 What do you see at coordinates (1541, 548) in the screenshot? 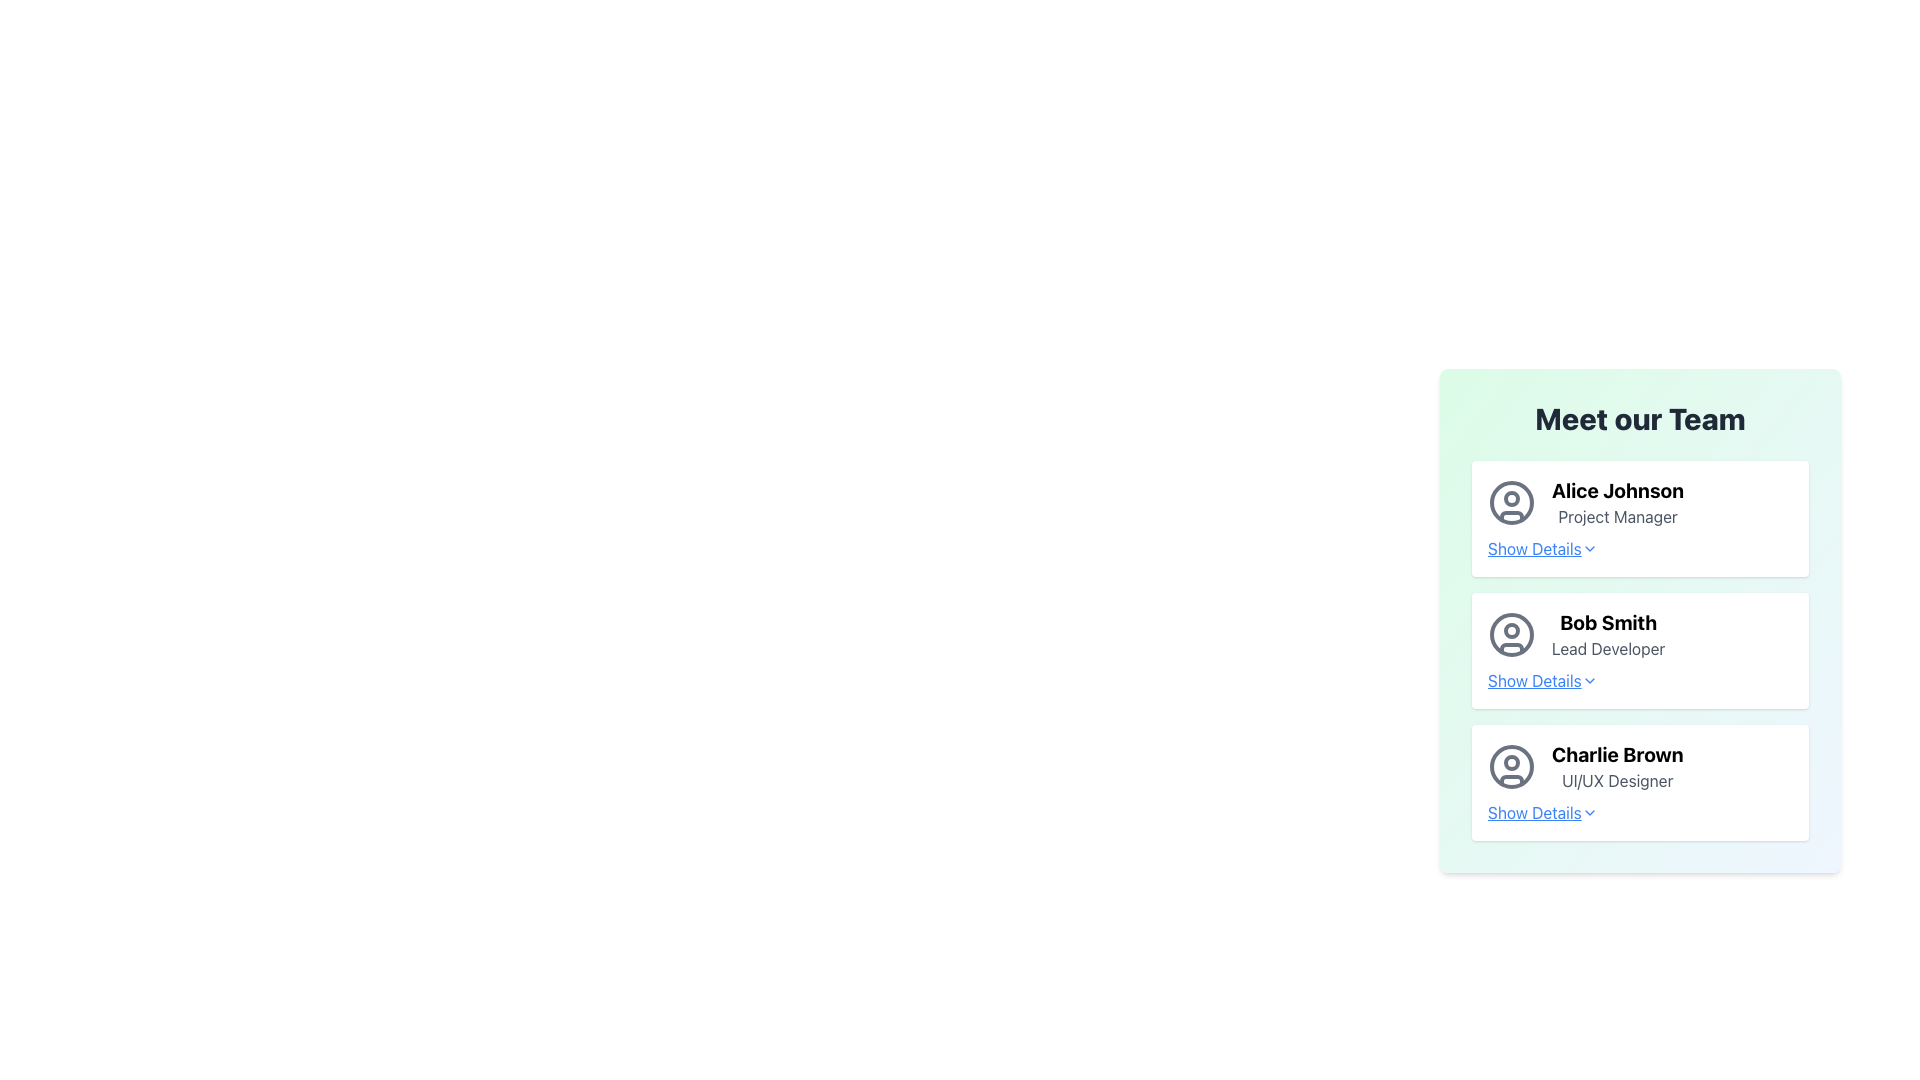
I see `the 'Show Details' hyperlink located within the card labeled 'Alice Johnson - Project Manager'` at bounding box center [1541, 548].